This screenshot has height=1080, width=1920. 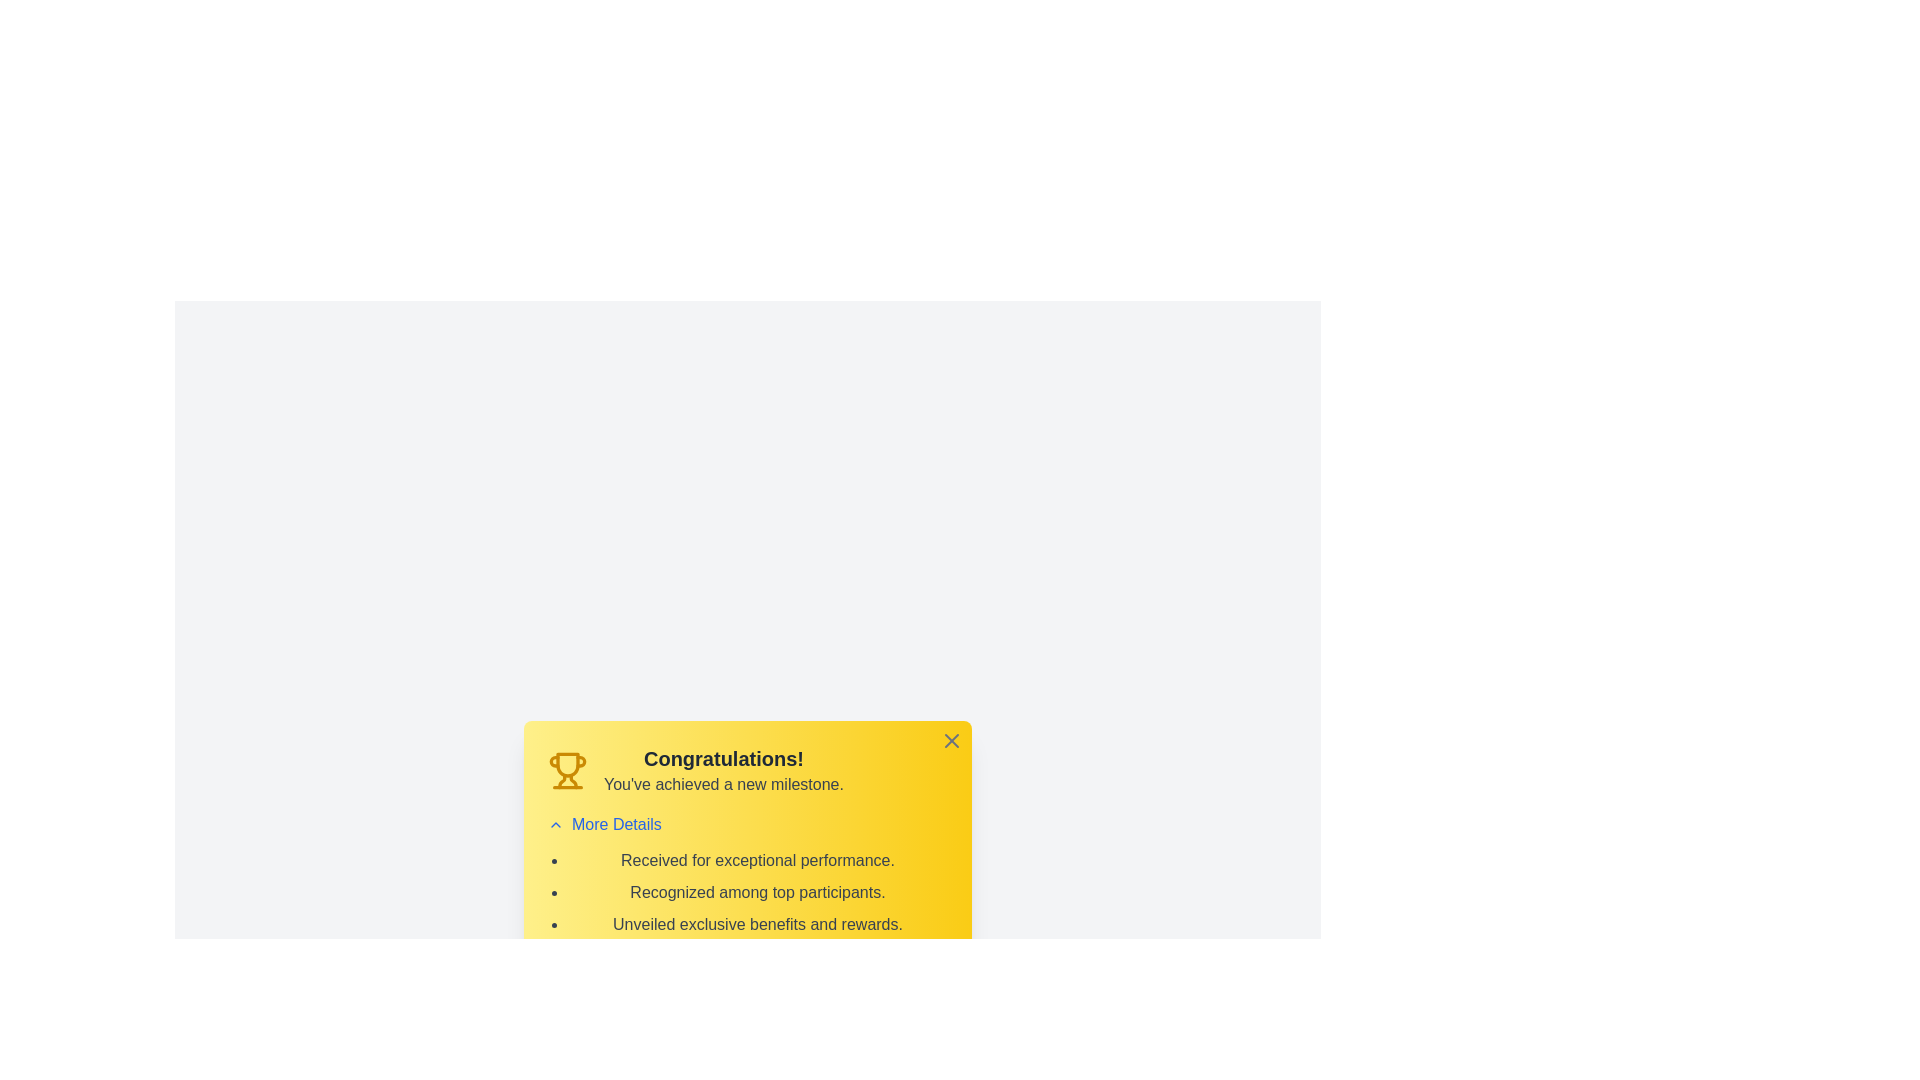 What do you see at coordinates (603, 825) in the screenshot?
I see `the 'More Details' button to toggle the visibility of additional details` at bounding box center [603, 825].